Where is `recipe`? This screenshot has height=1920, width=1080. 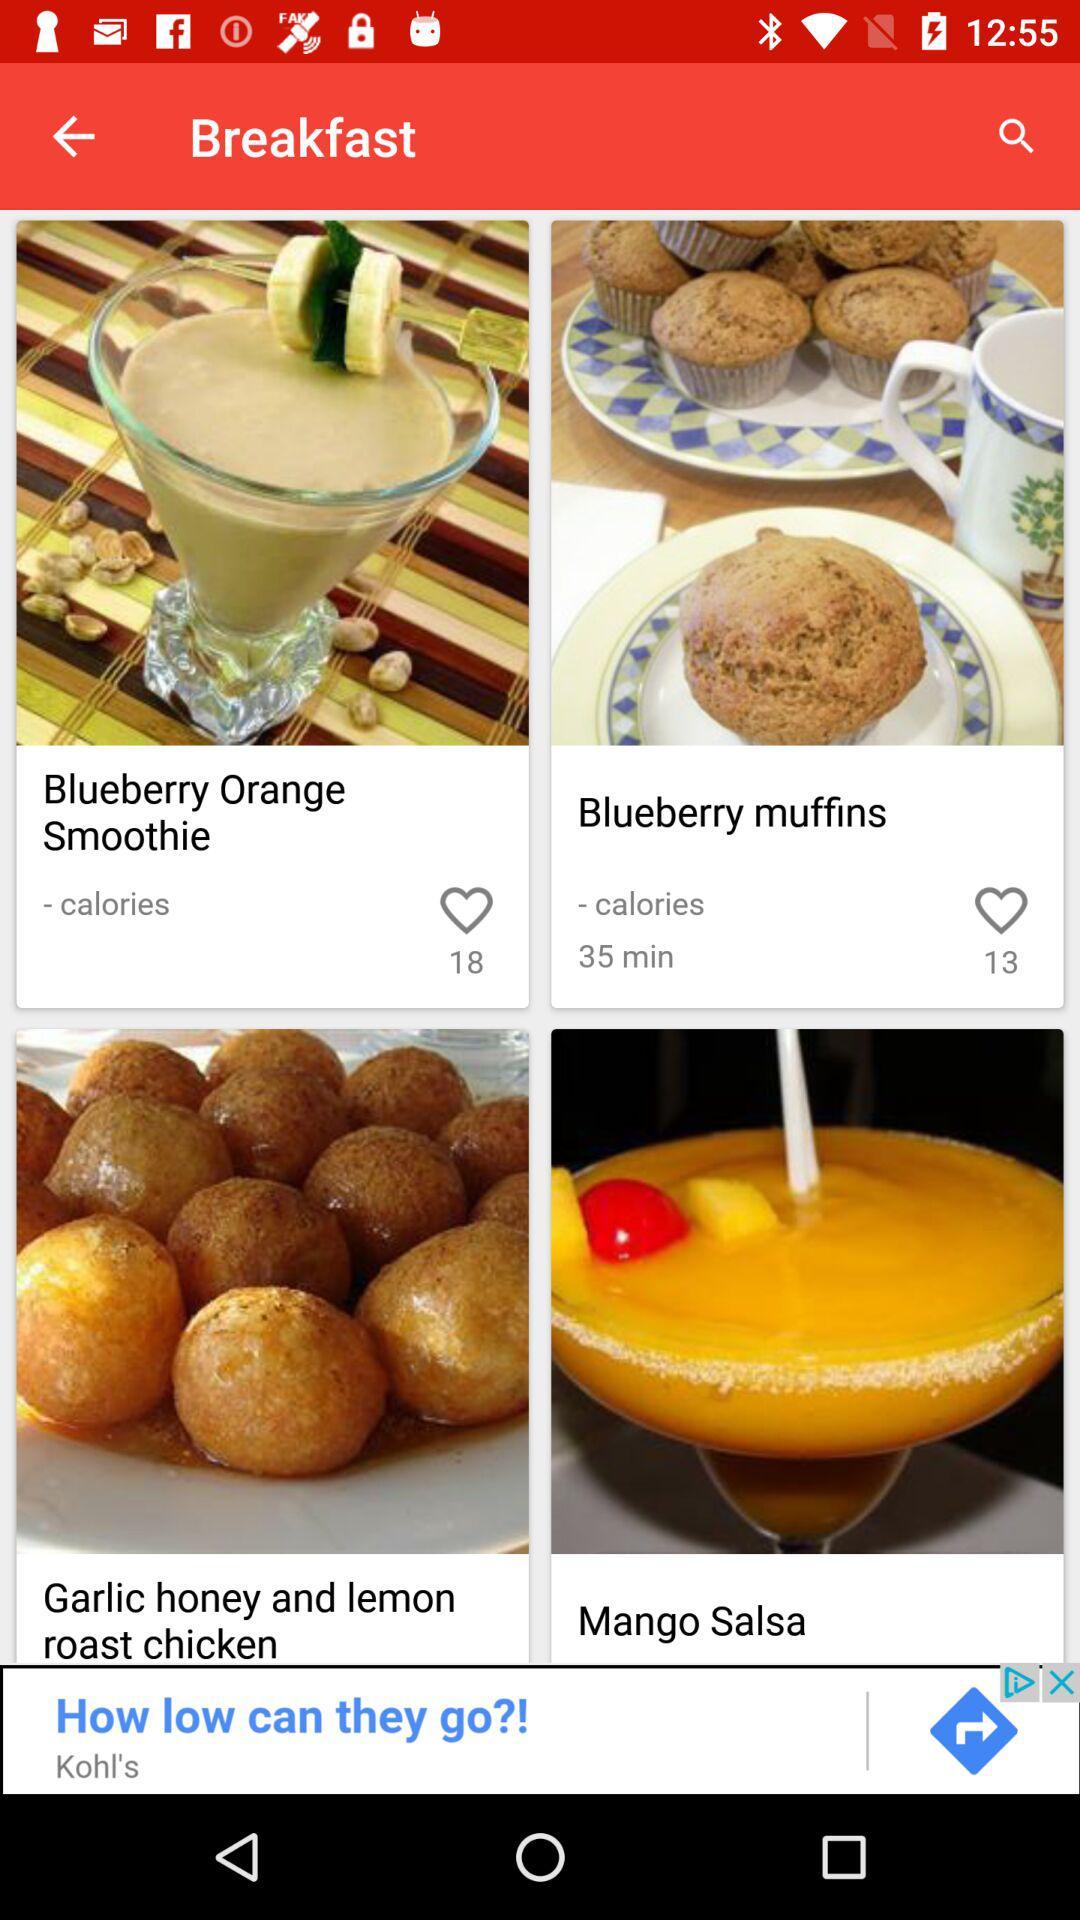
recipe is located at coordinates (806, 1291).